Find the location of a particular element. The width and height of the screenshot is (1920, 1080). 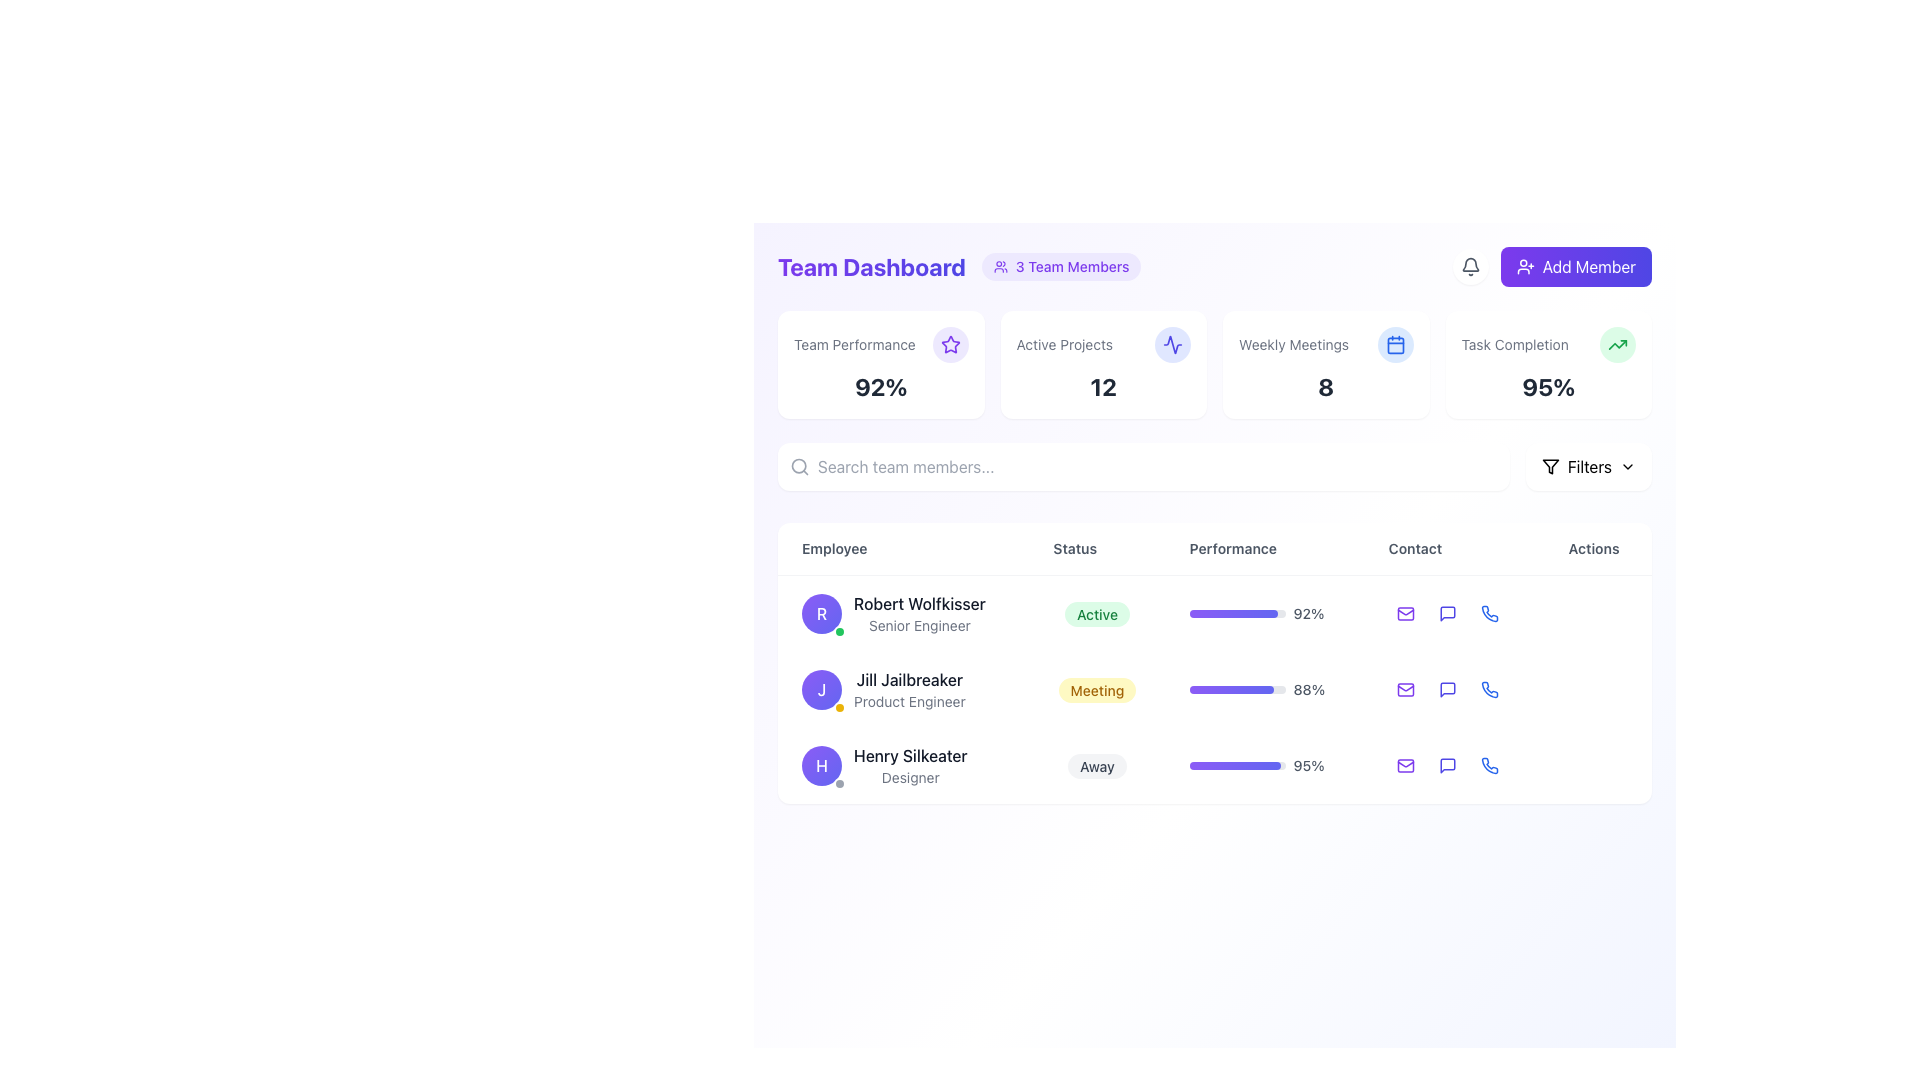

the Decorative Icon representing activity in the 'Active Projects' section, located in the second card from the left at the top center of the interface is located at coordinates (1172, 343).